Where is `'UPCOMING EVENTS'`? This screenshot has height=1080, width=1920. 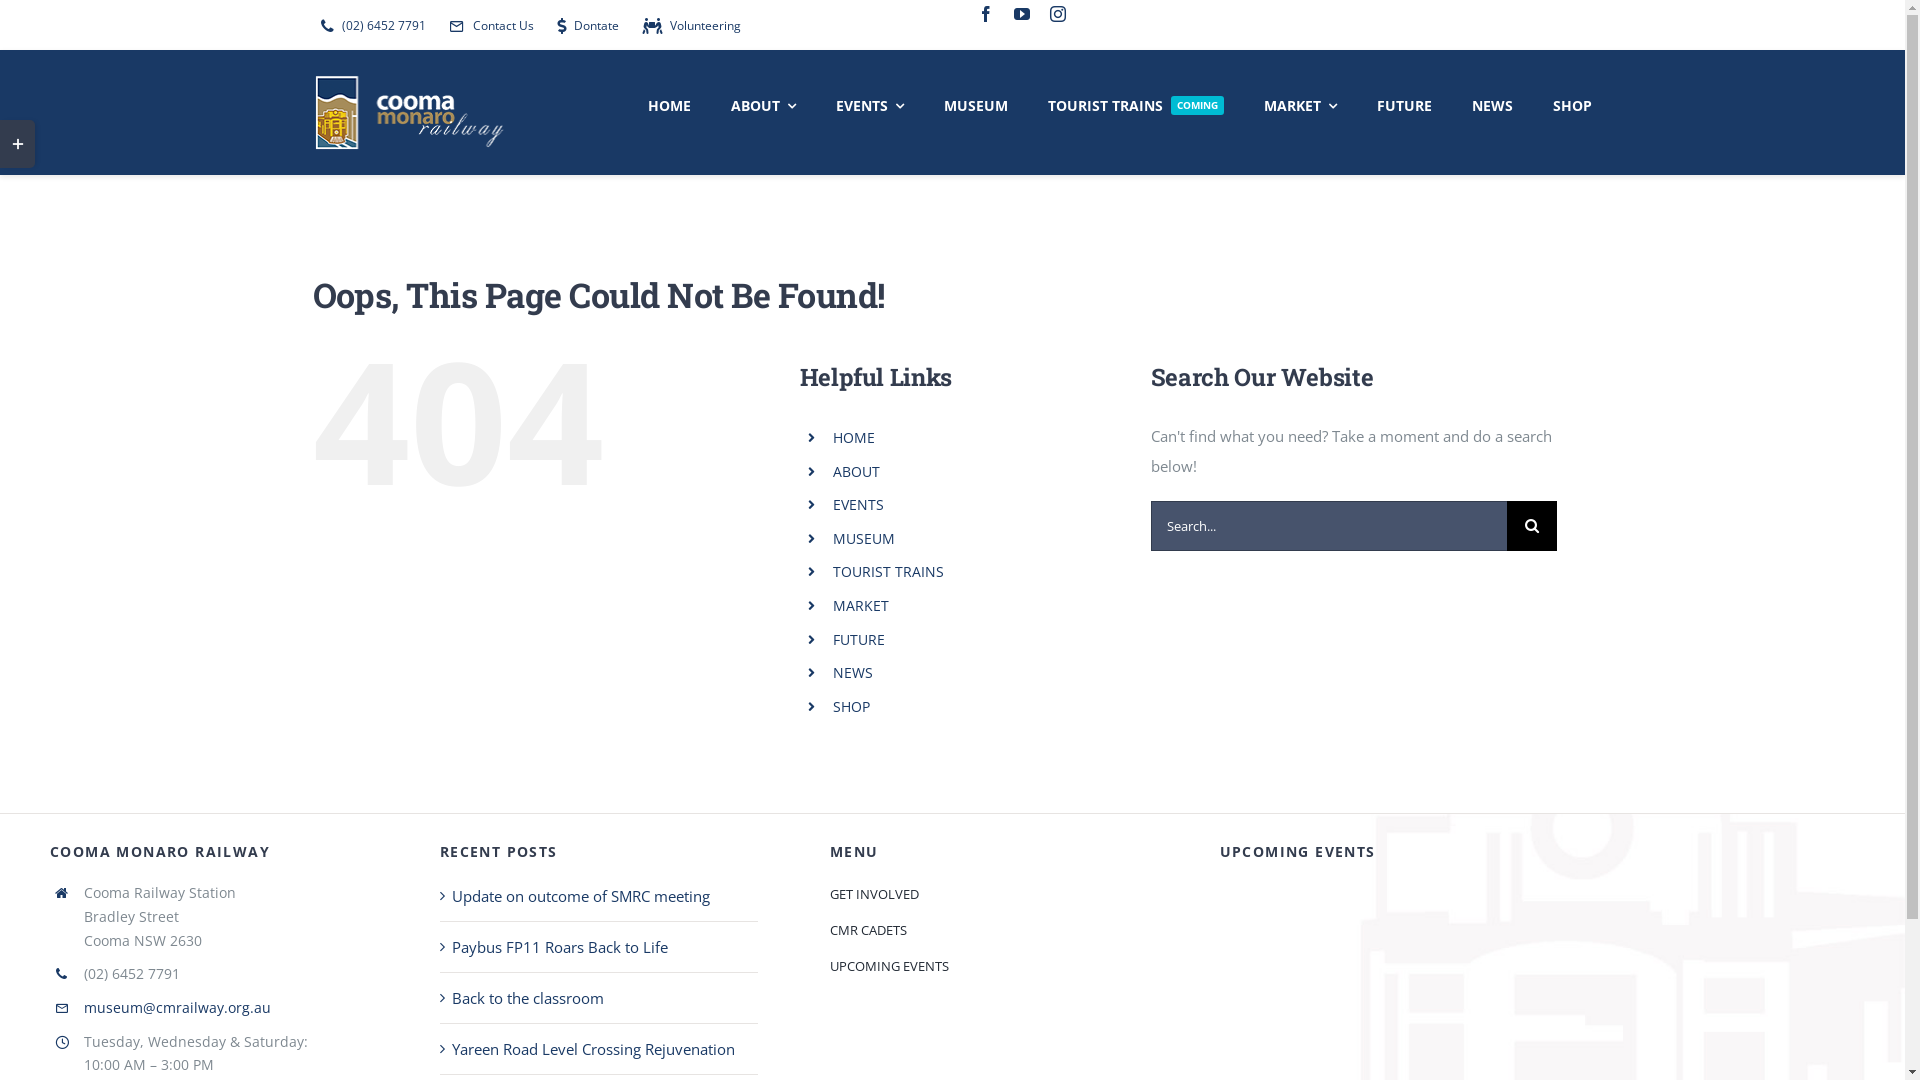
'UPCOMING EVENTS' is located at coordinates (830, 964).